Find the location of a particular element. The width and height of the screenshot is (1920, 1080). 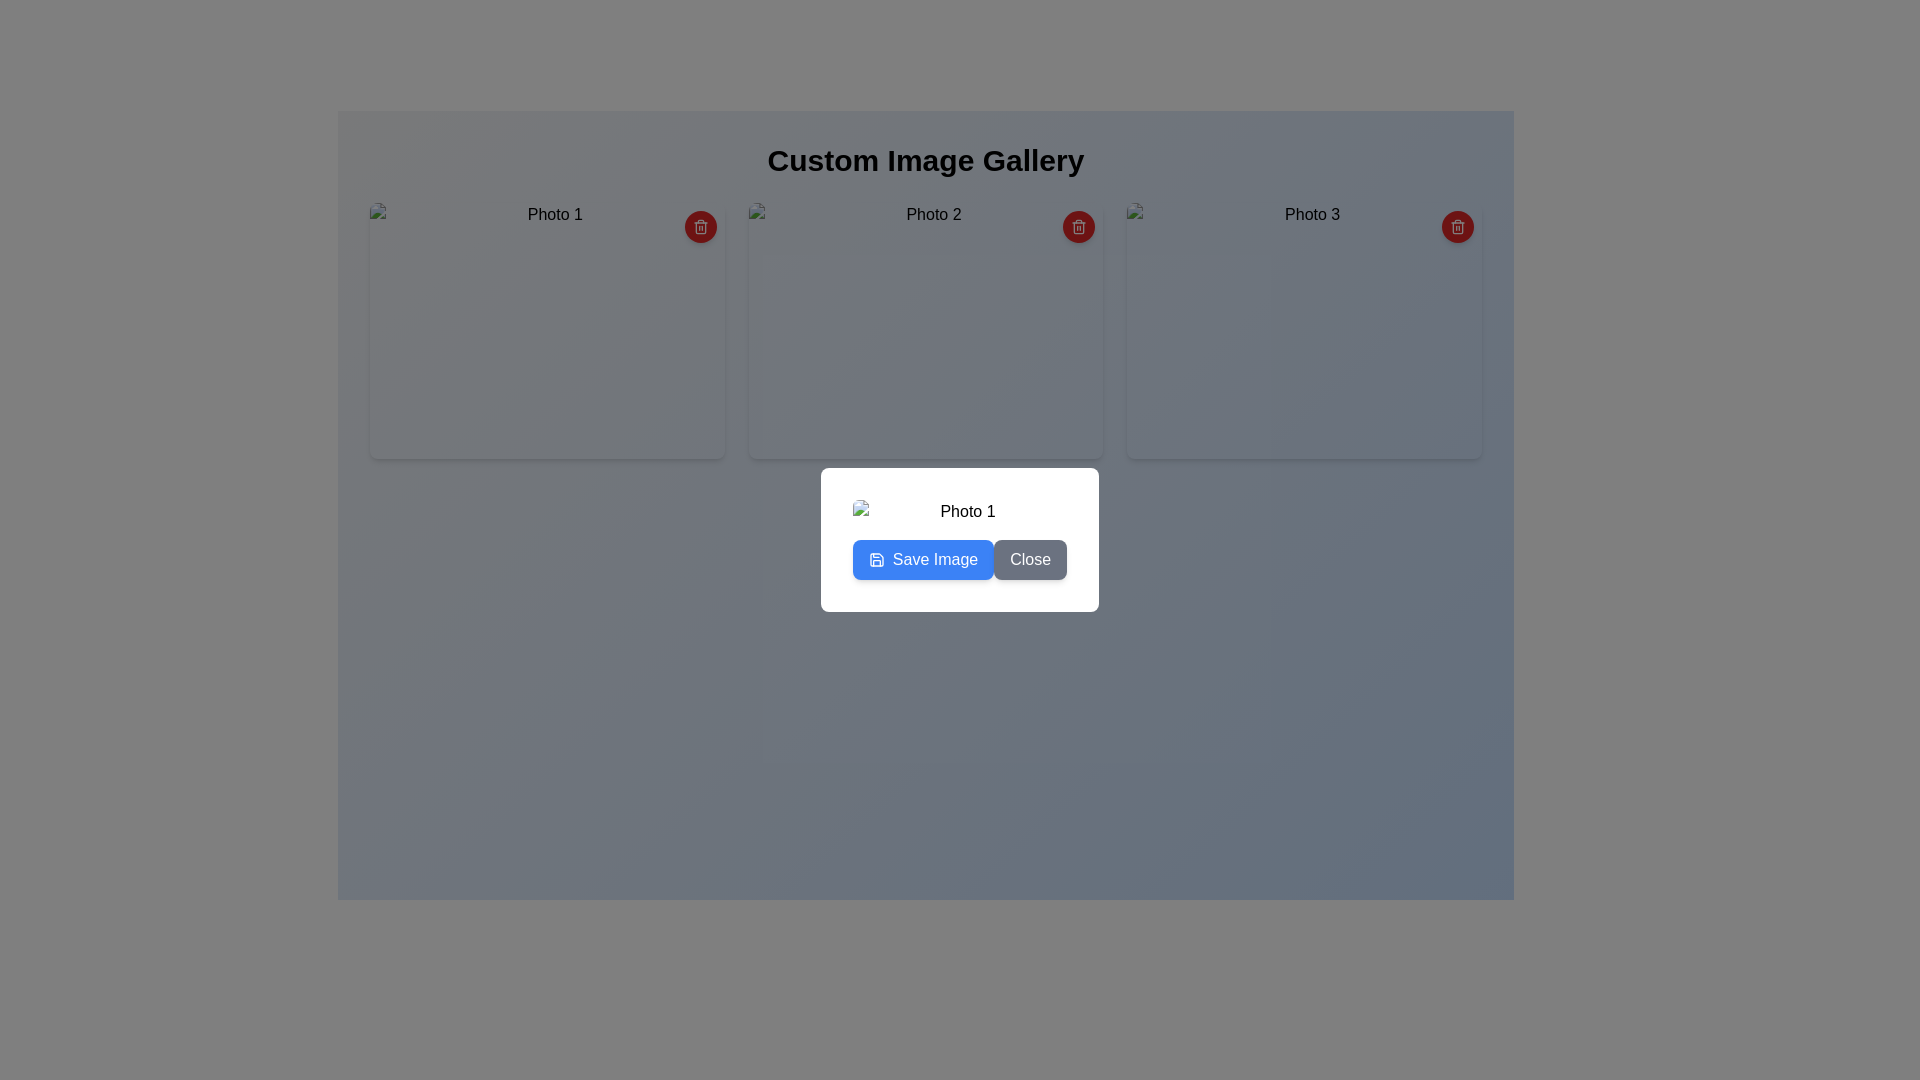

text label that displays 'Custom Image Gallery', which is a large, bold header element located at the top center of the interface is located at coordinates (925, 160).